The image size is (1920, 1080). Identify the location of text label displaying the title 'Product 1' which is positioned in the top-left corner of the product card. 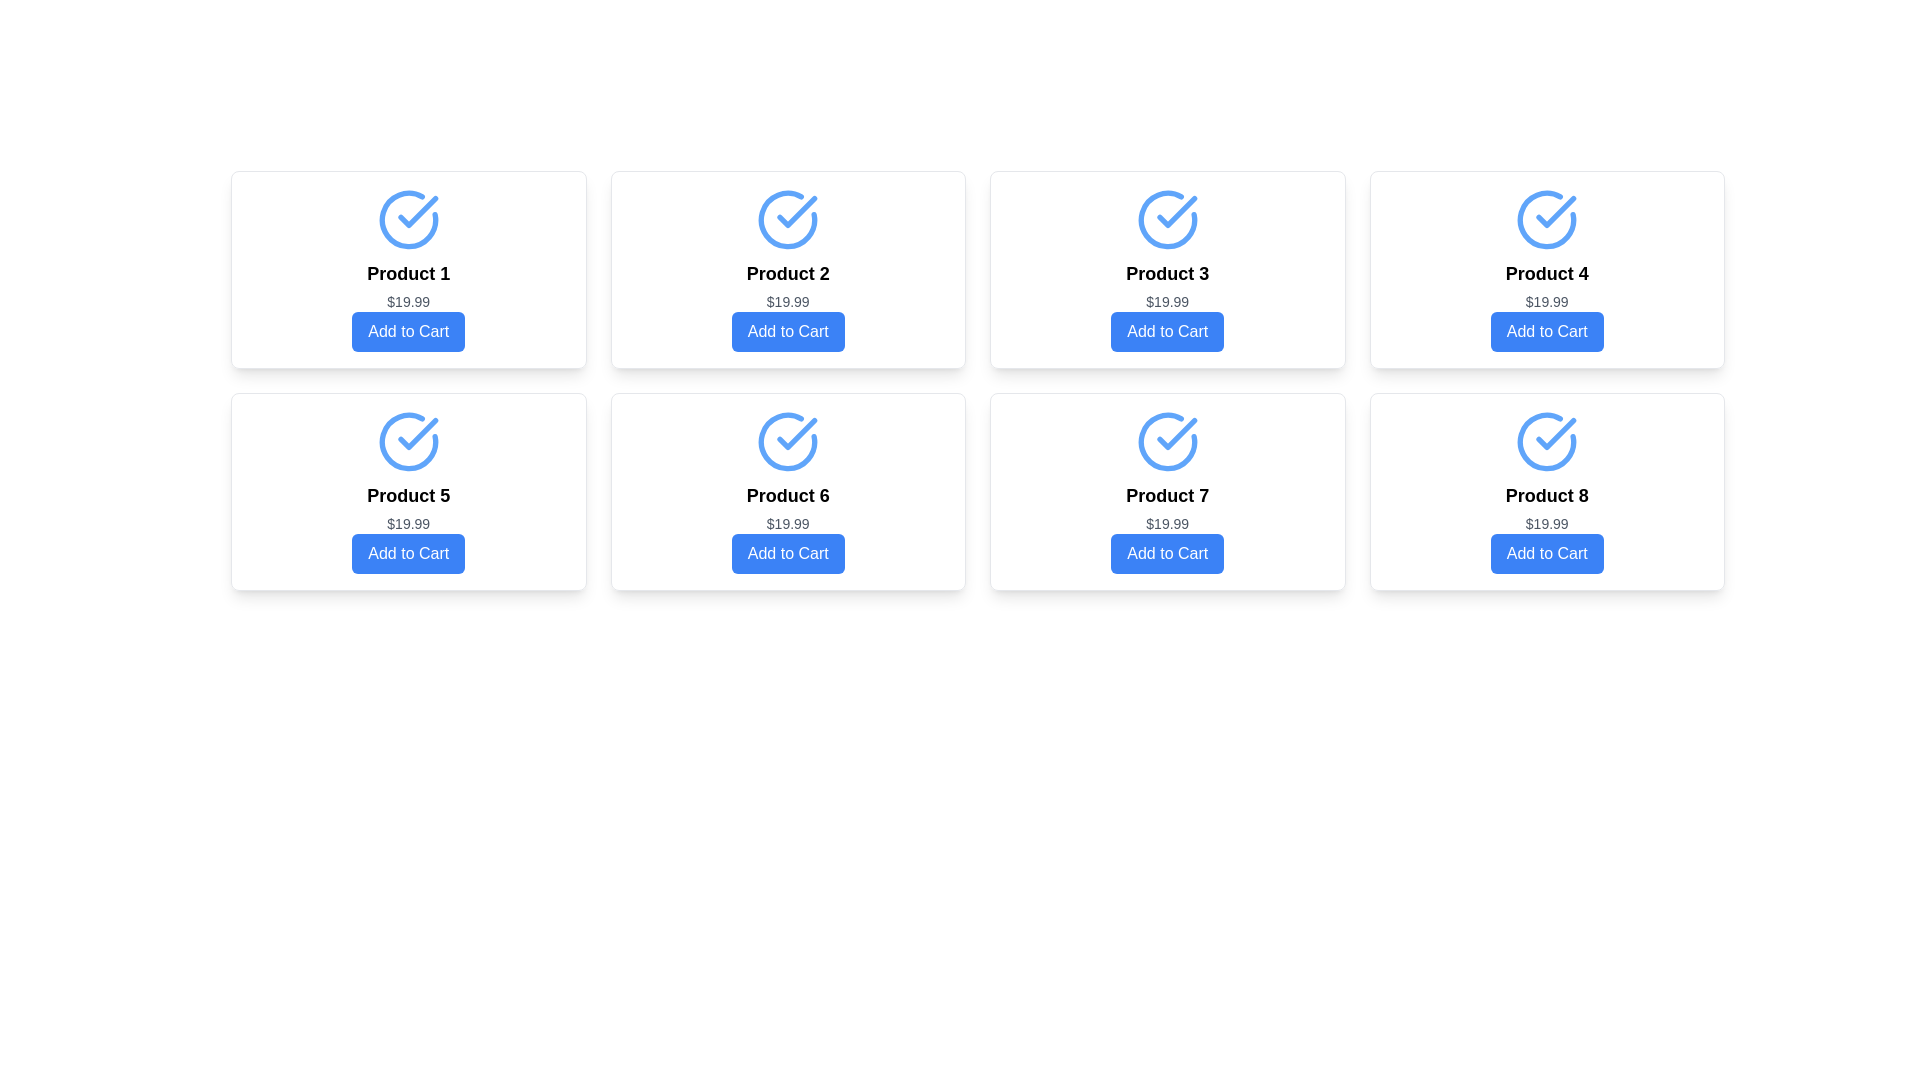
(407, 273).